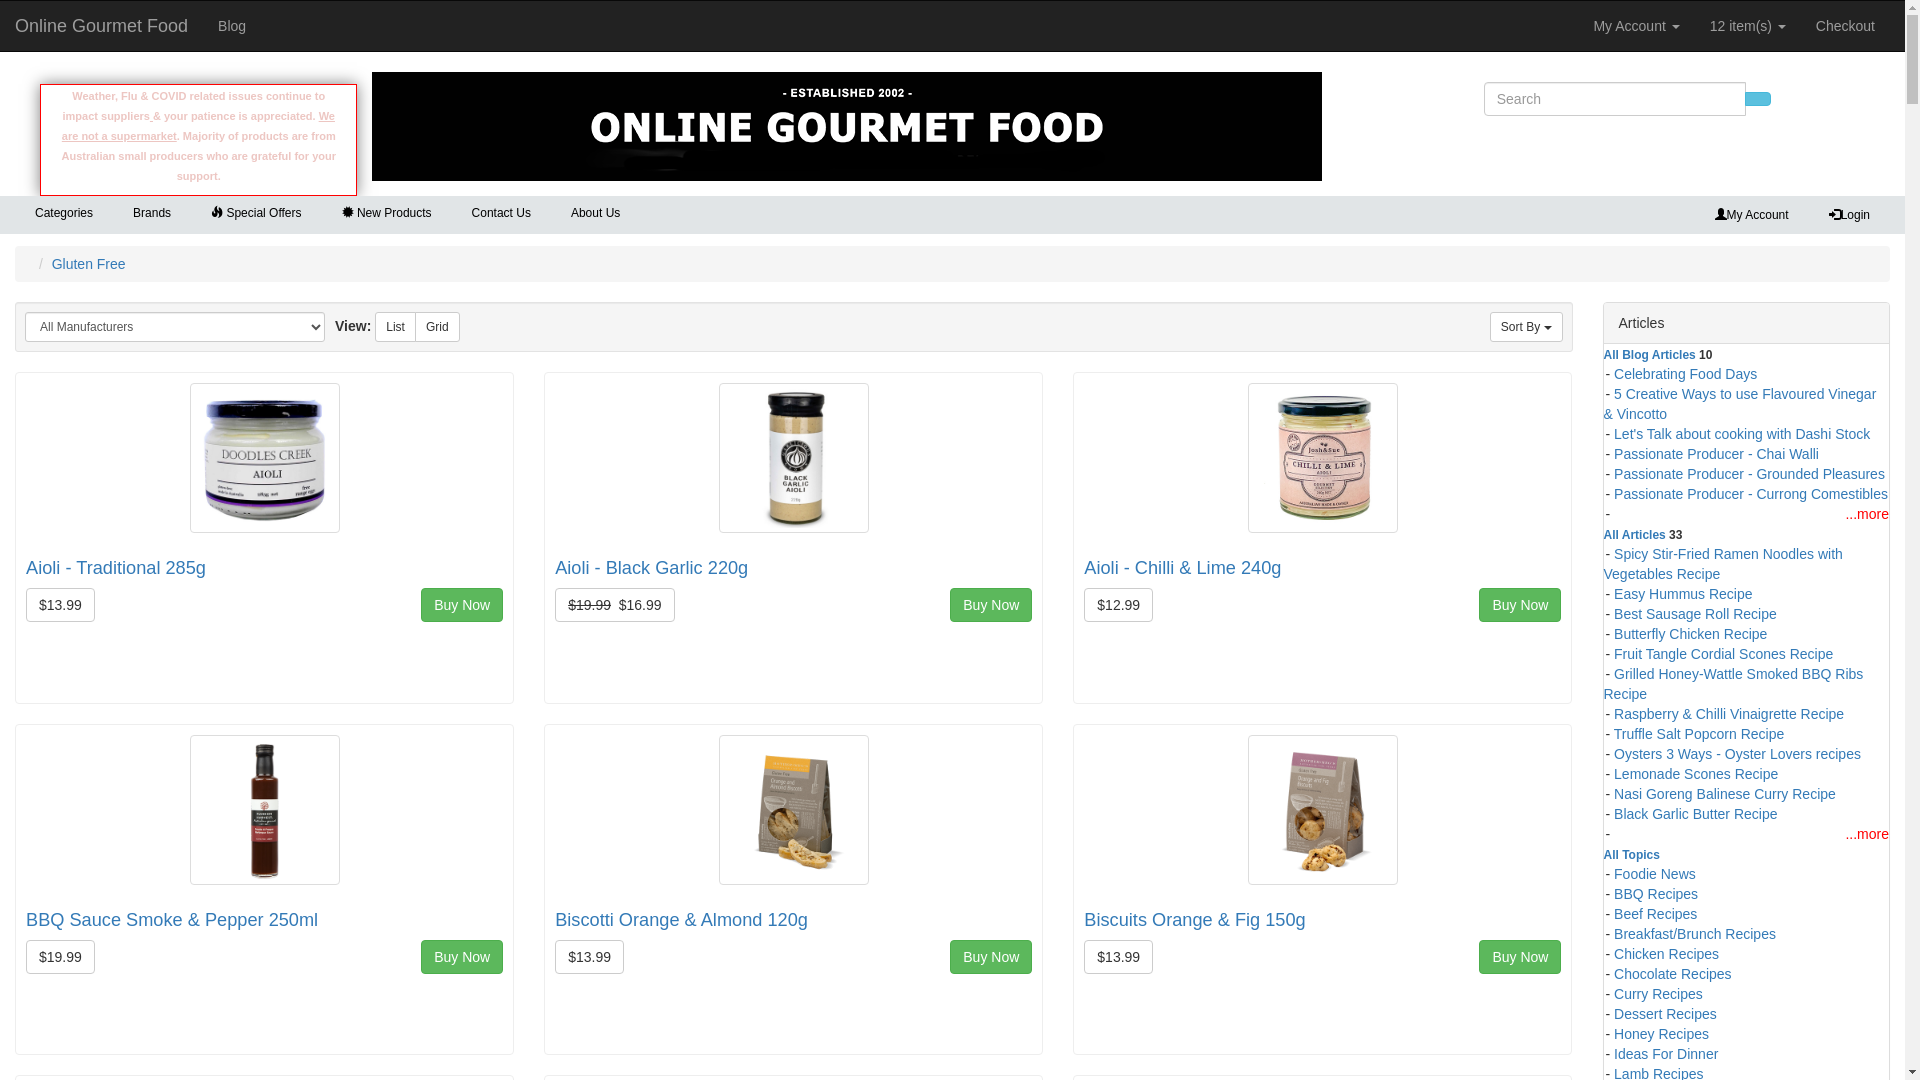 This screenshot has height=1080, width=1920. What do you see at coordinates (1665, 1011) in the screenshot?
I see `'Dessert Recipes'` at bounding box center [1665, 1011].